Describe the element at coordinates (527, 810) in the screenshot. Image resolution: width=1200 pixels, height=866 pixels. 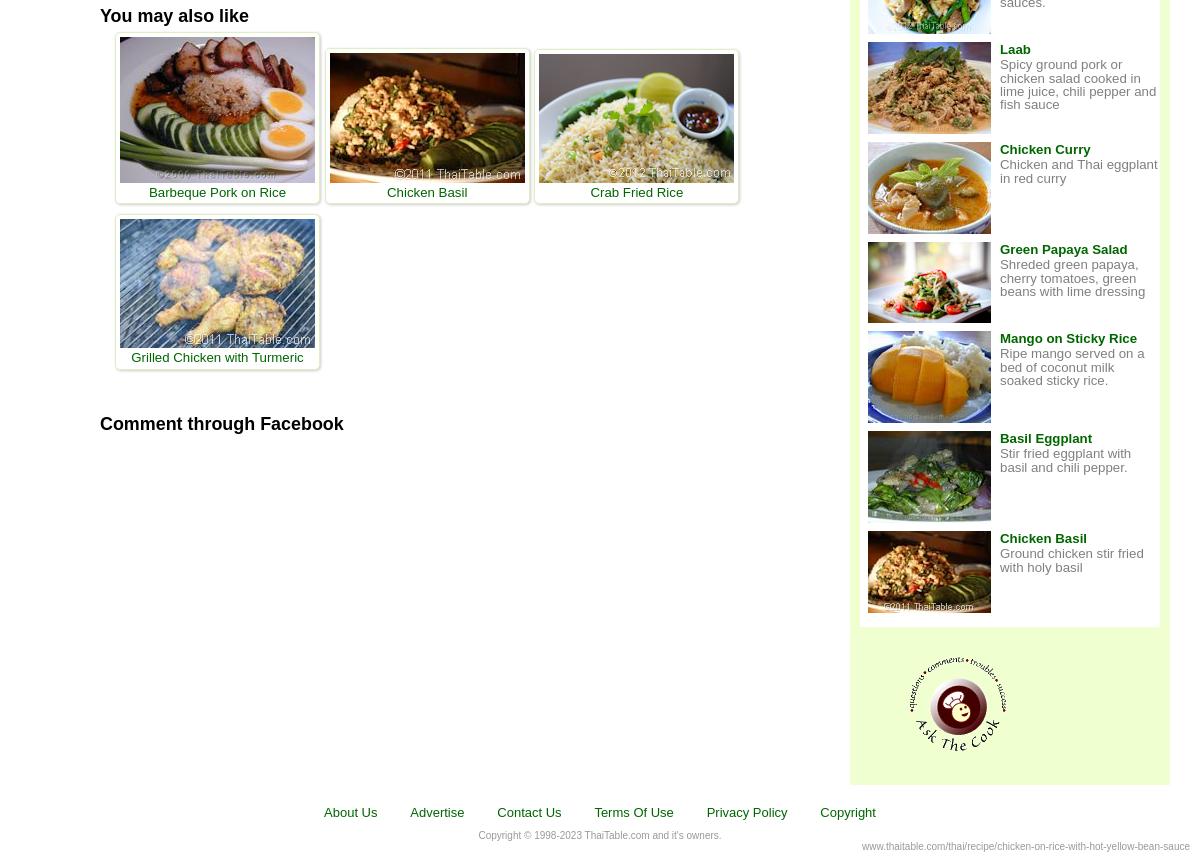
I see `'Contact Us'` at that location.